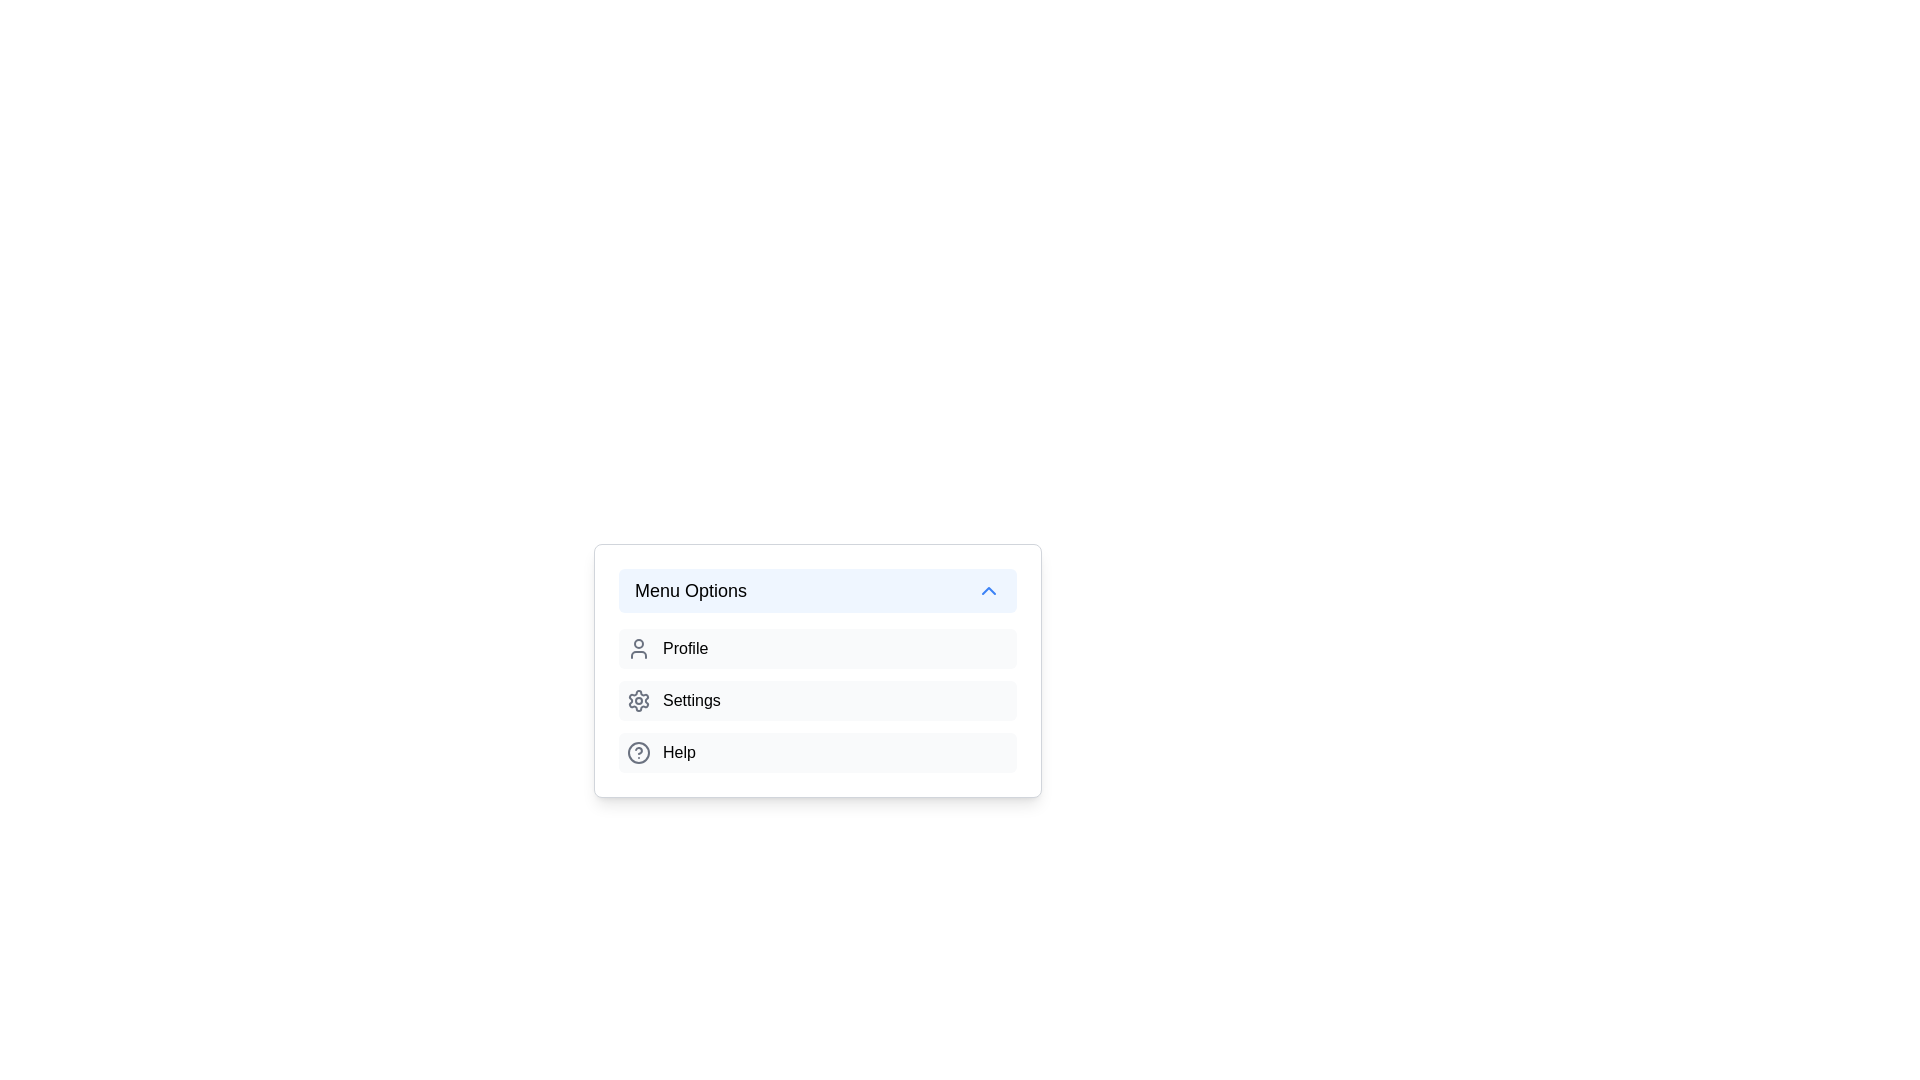 The height and width of the screenshot is (1080, 1920). What do you see at coordinates (637, 700) in the screenshot?
I see `the gear icon representing settings, located to the left of the 'Settings' text in the vertical menu` at bounding box center [637, 700].